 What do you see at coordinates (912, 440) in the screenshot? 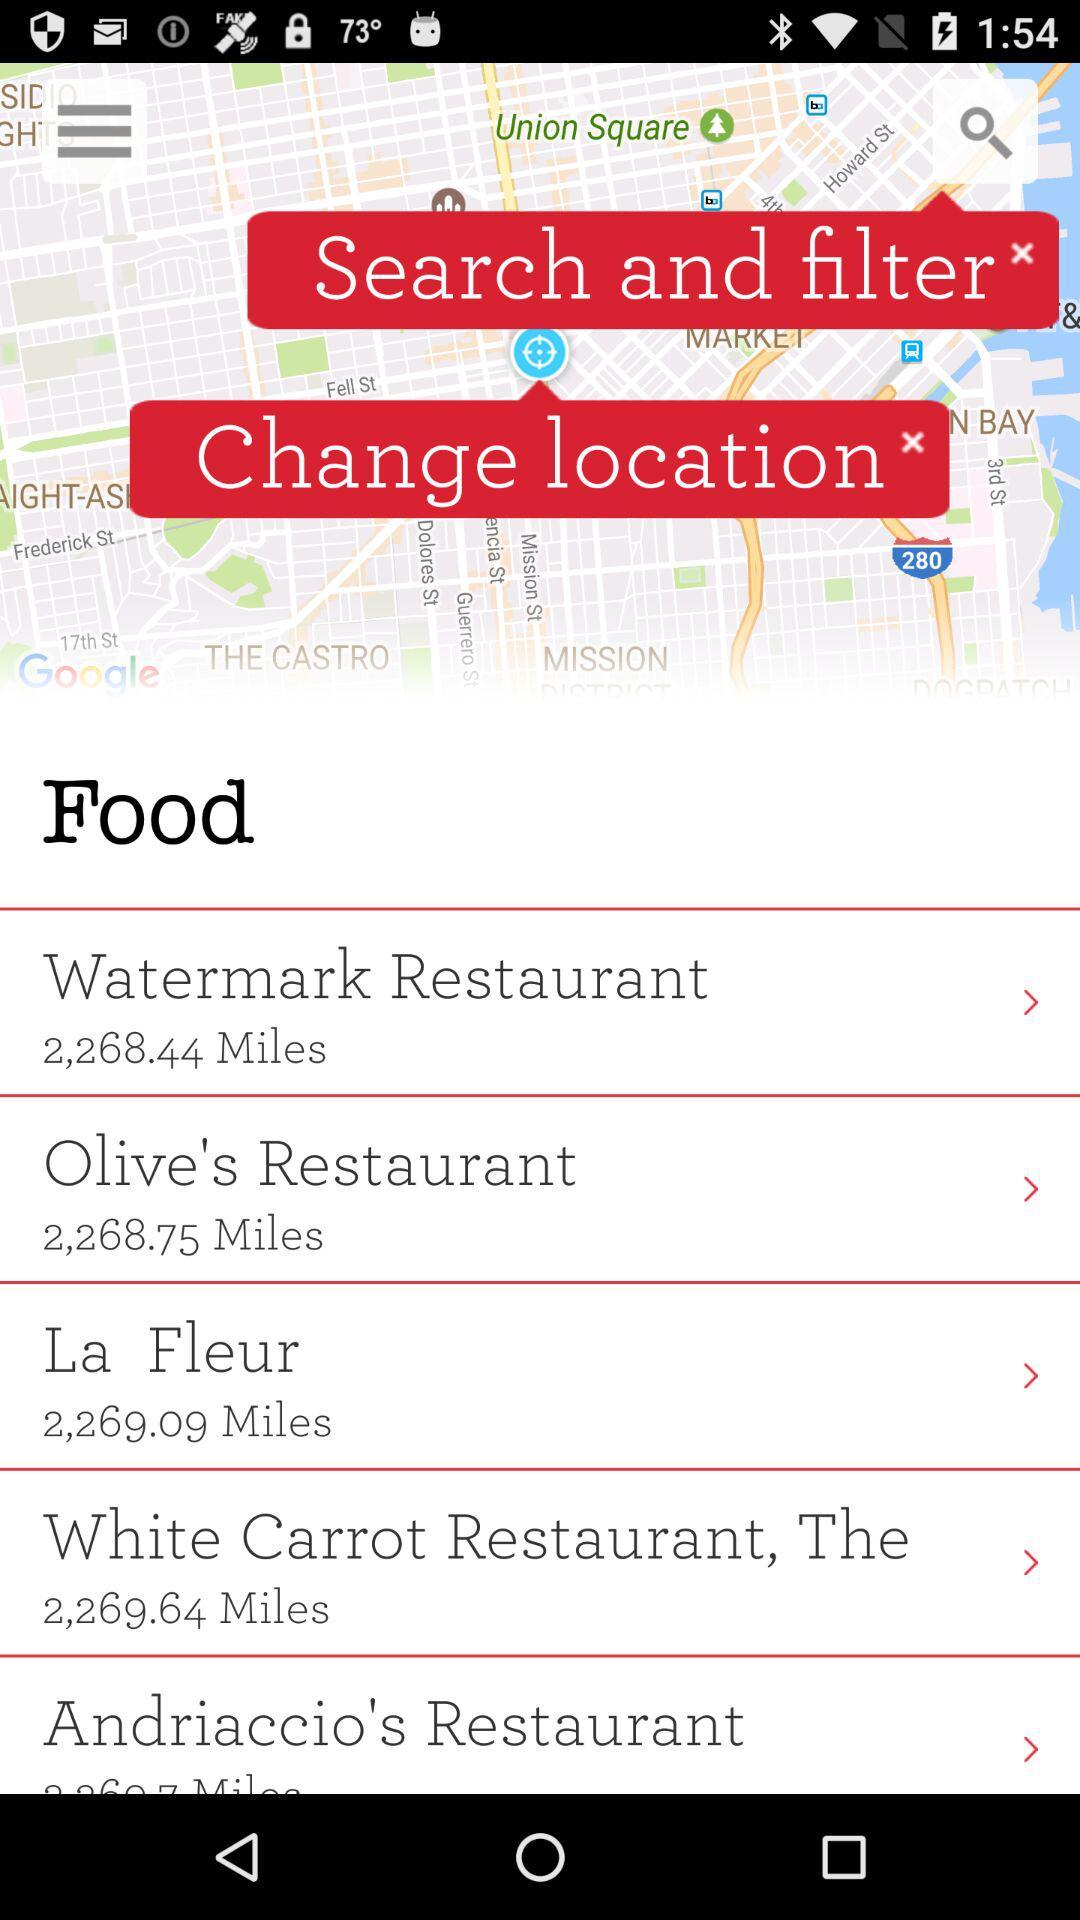
I see `icon` at bounding box center [912, 440].